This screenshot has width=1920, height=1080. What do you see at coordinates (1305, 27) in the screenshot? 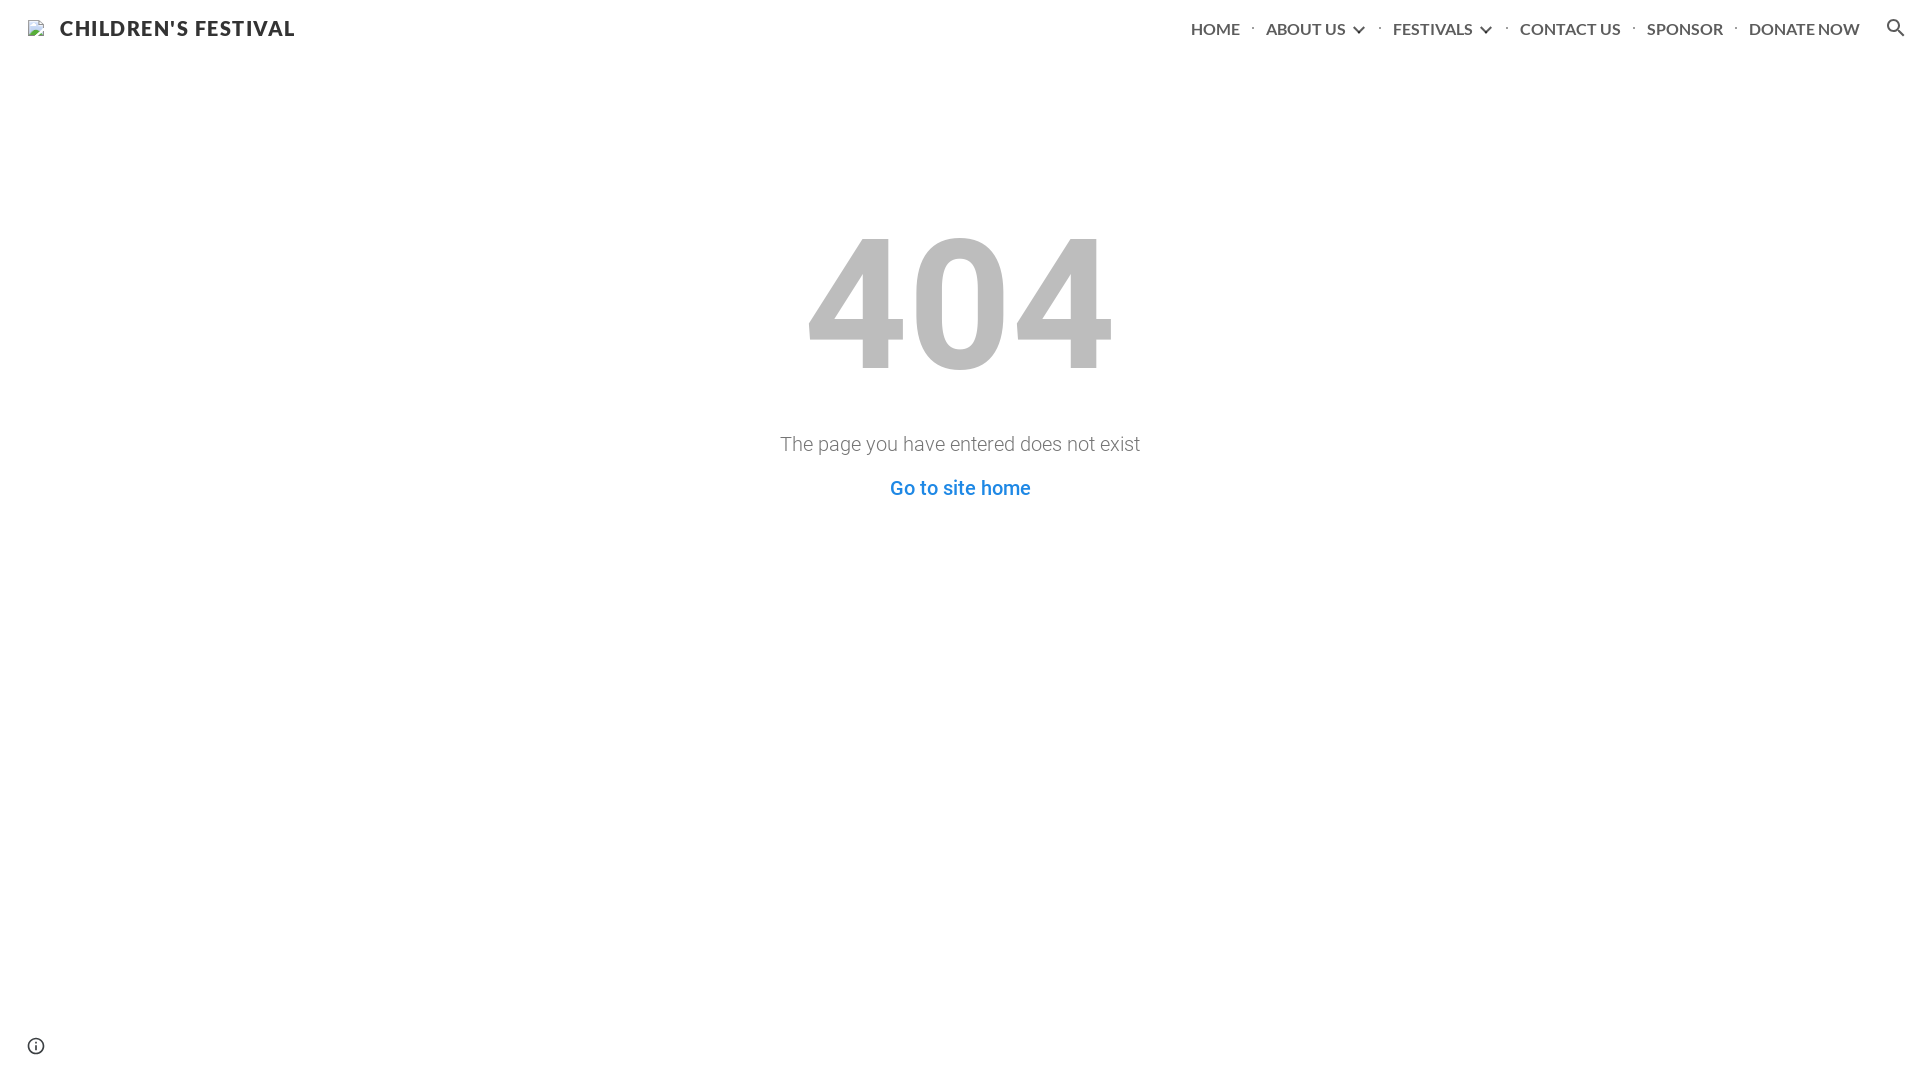
I see `'ABOUT US'` at bounding box center [1305, 27].